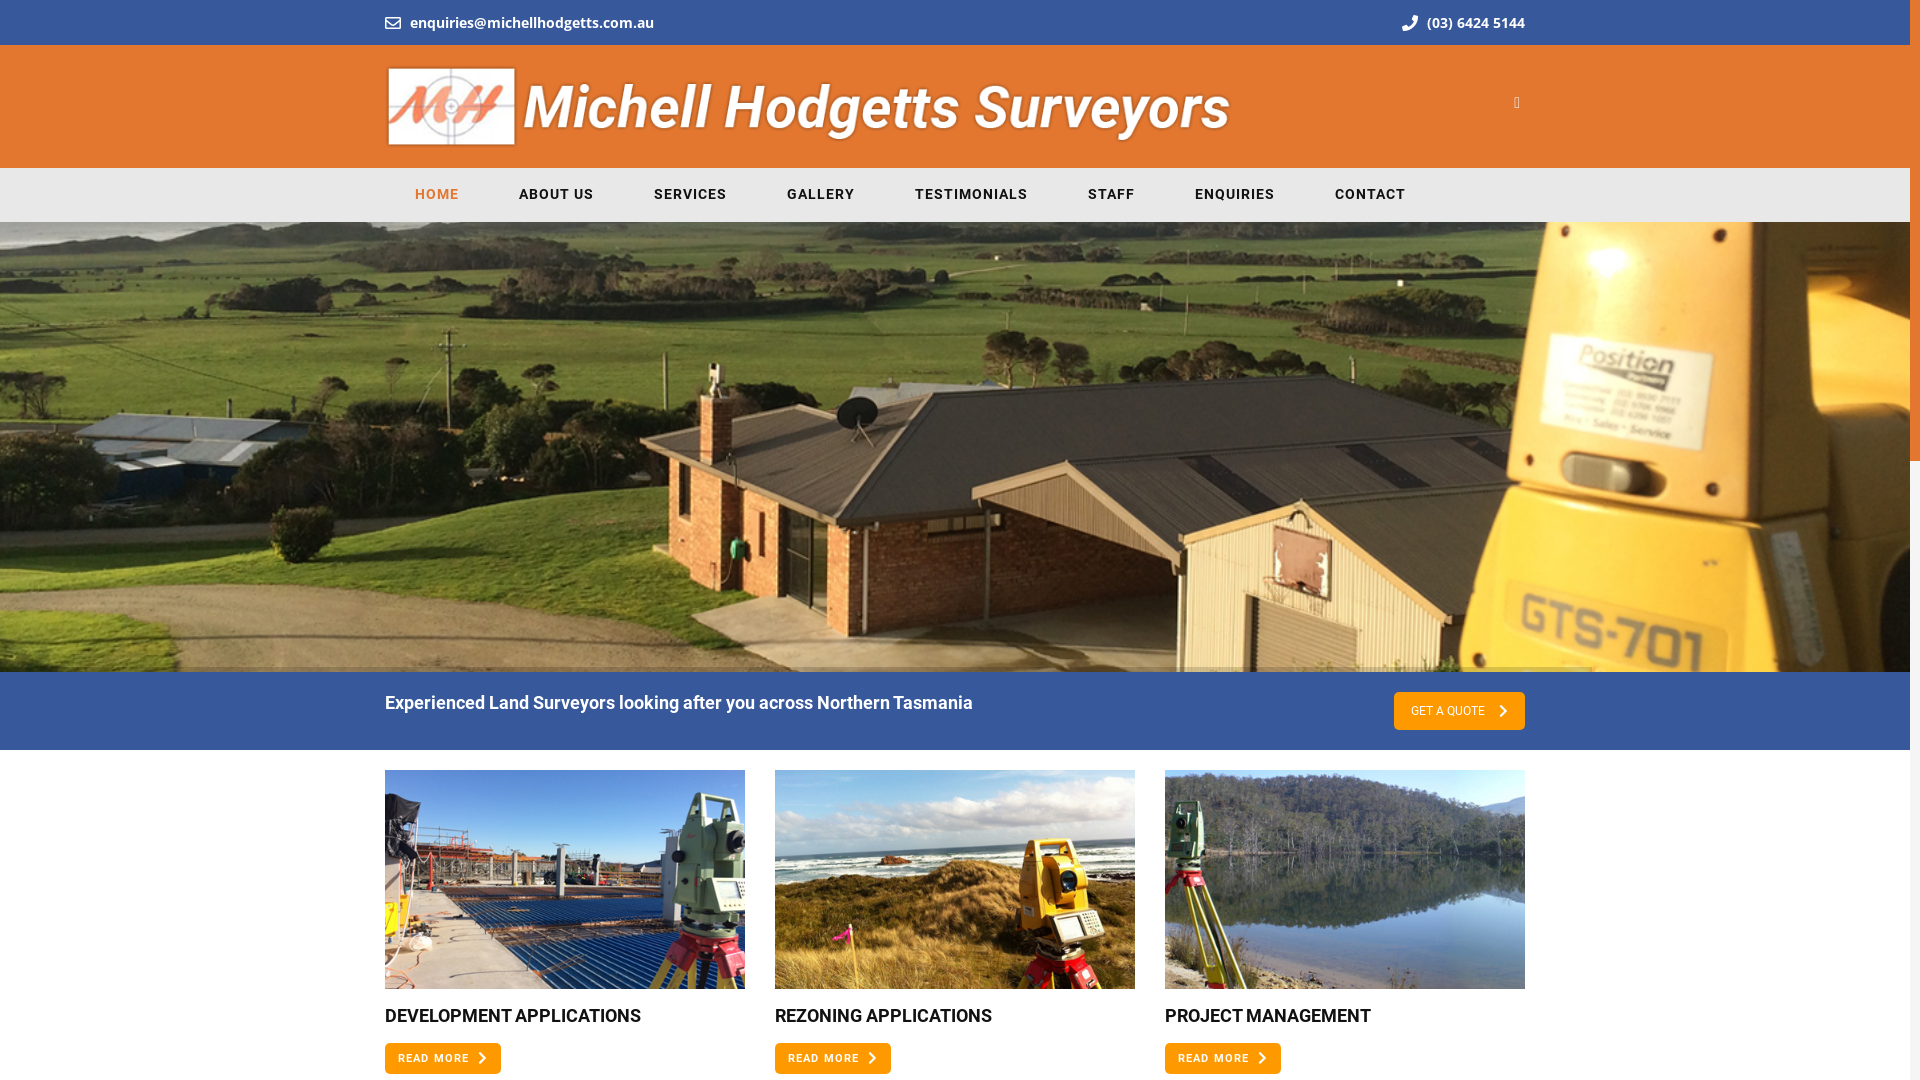 The image size is (1920, 1080). I want to click on 'SERVICES', so click(623, 194).